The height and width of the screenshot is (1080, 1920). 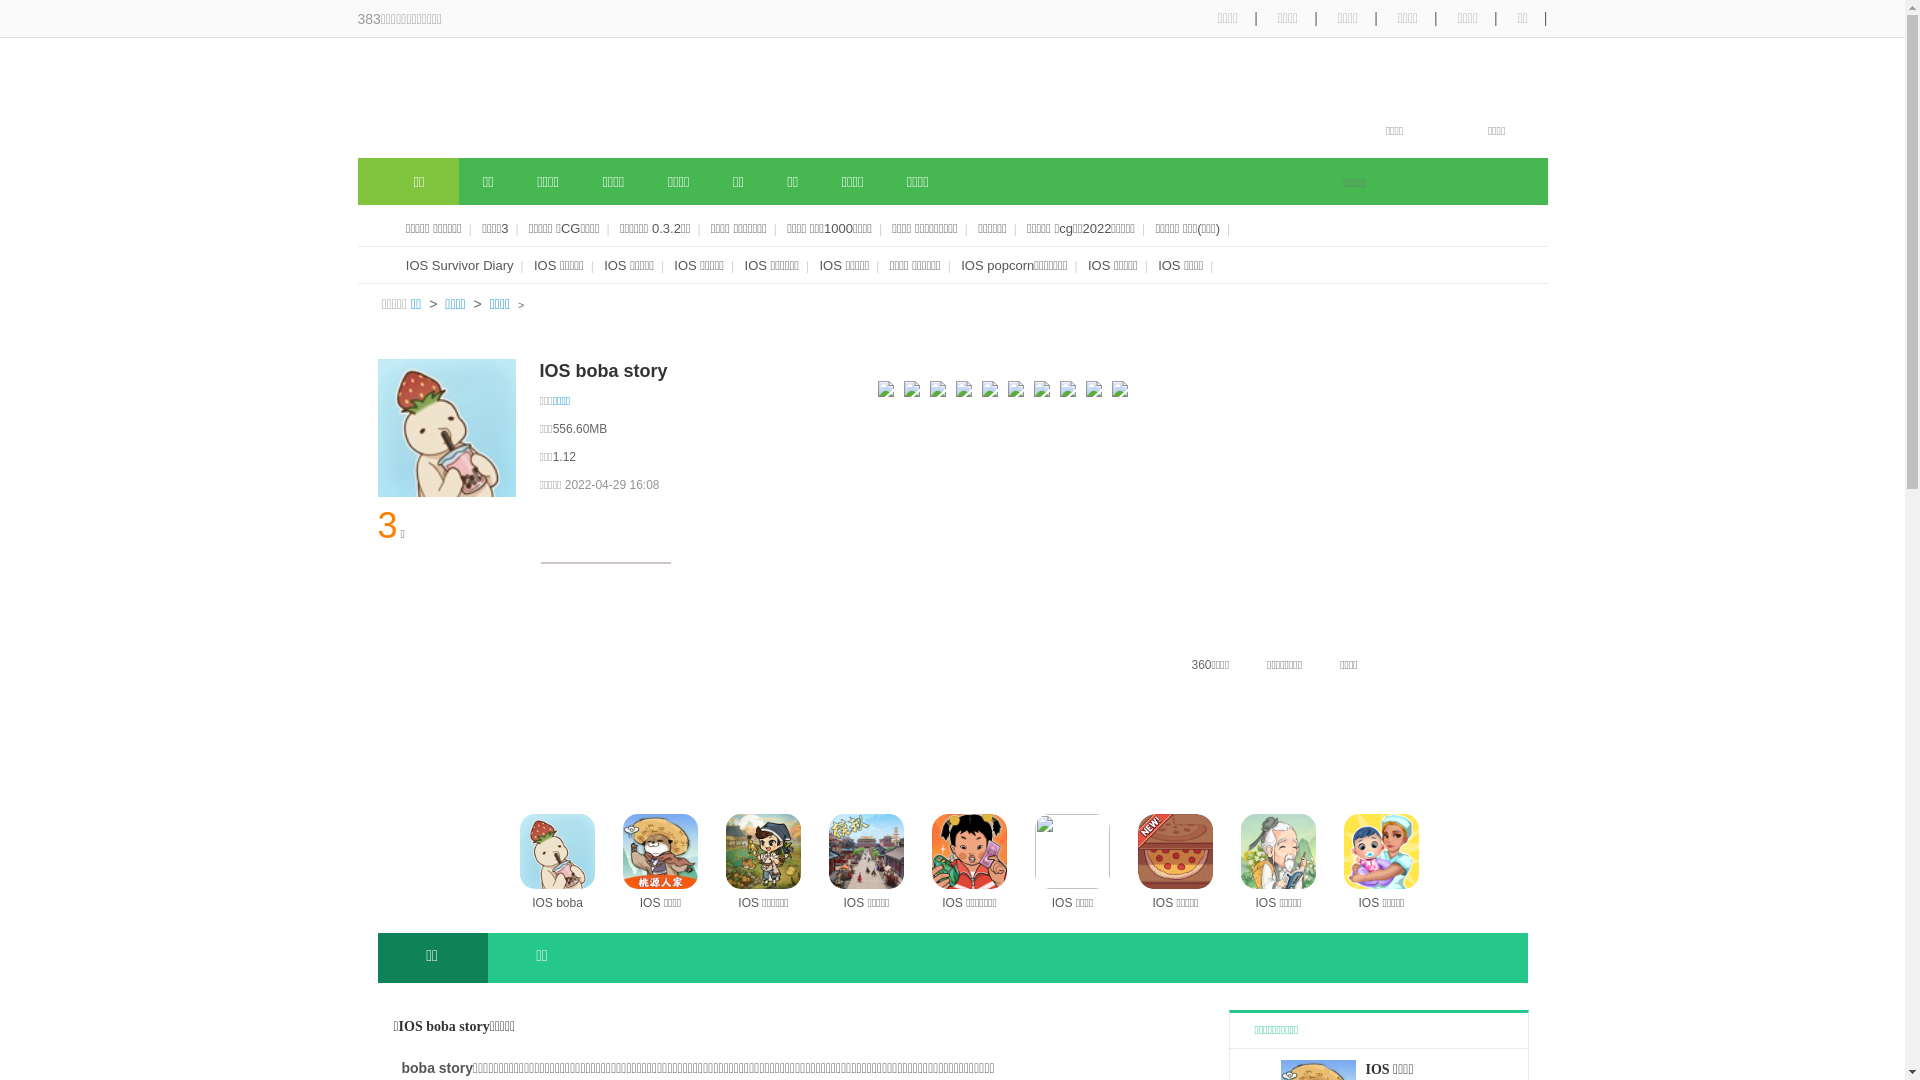 What do you see at coordinates (459, 264) in the screenshot?
I see `'IOS Survivor Diary'` at bounding box center [459, 264].